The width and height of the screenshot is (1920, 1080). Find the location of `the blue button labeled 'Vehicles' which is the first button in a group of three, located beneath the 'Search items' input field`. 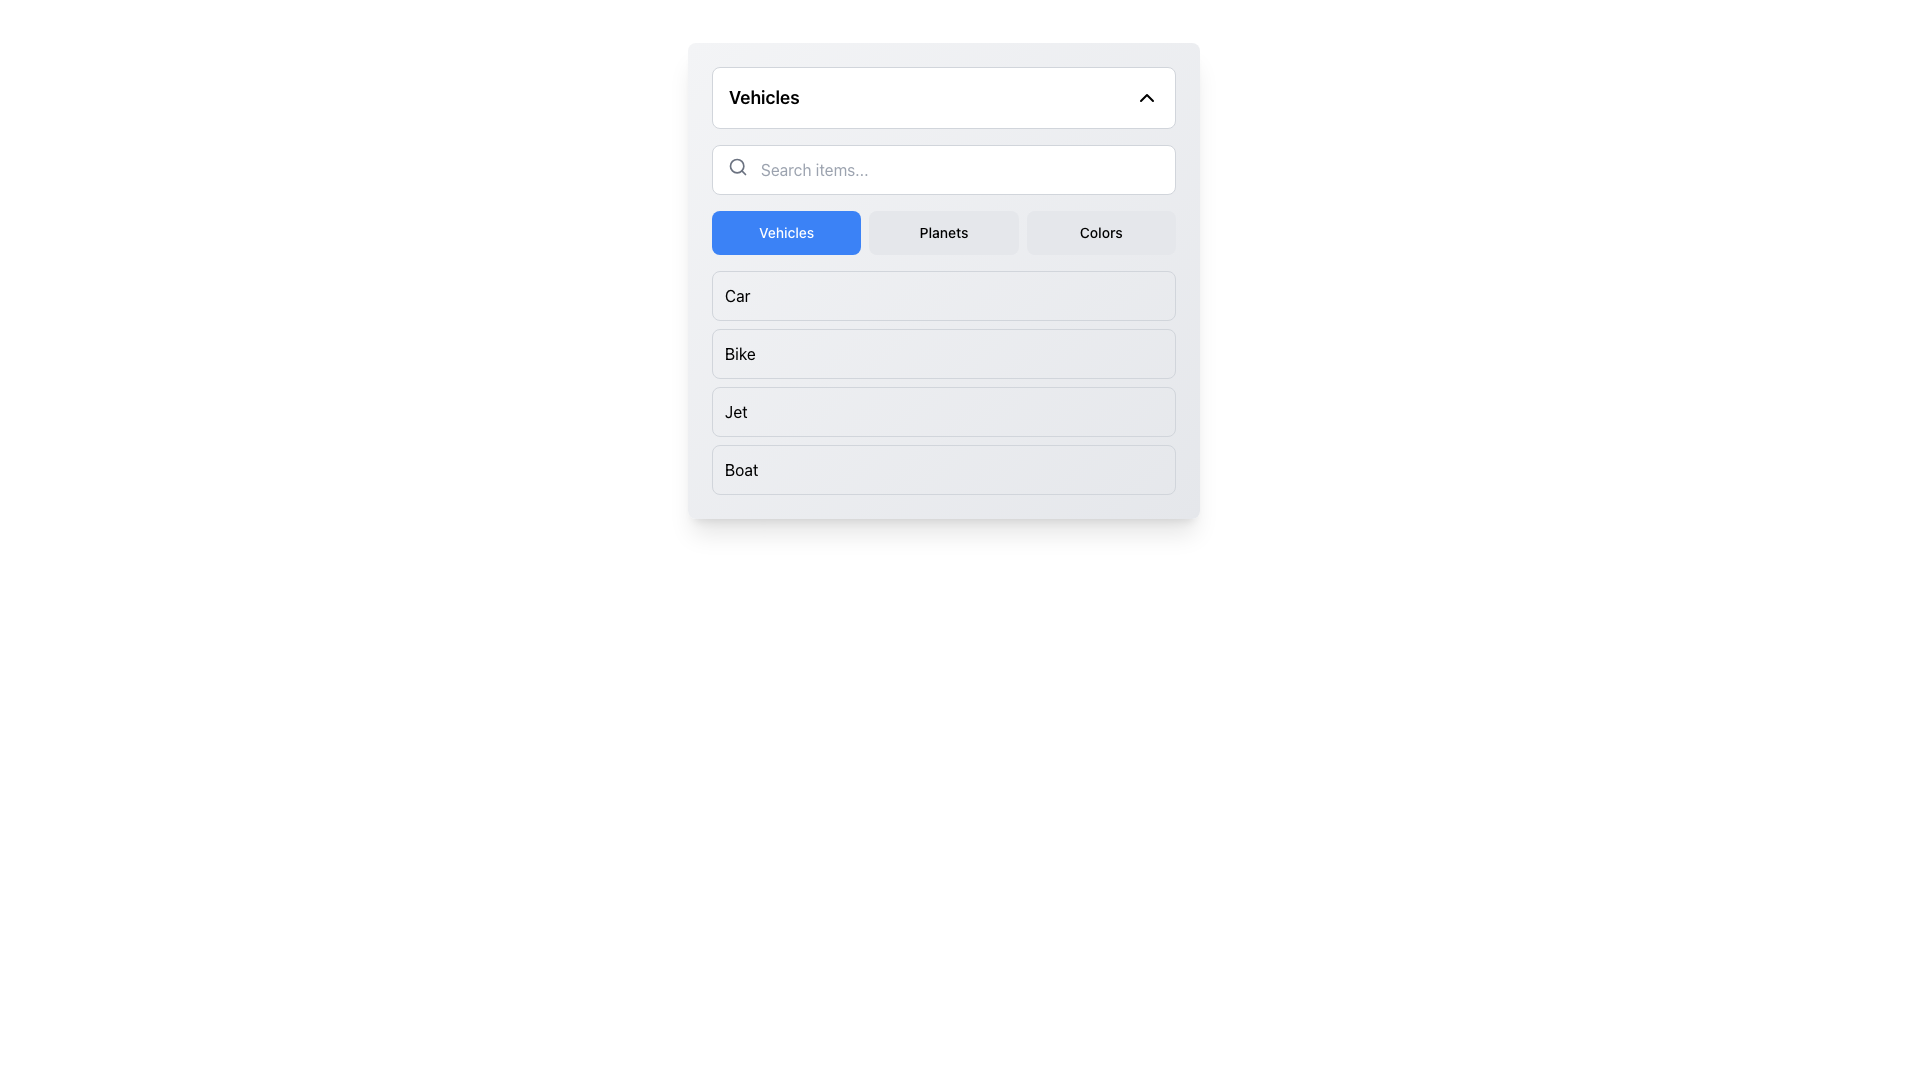

the blue button labeled 'Vehicles' which is the first button in a group of three, located beneath the 'Search items' input field is located at coordinates (785, 231).